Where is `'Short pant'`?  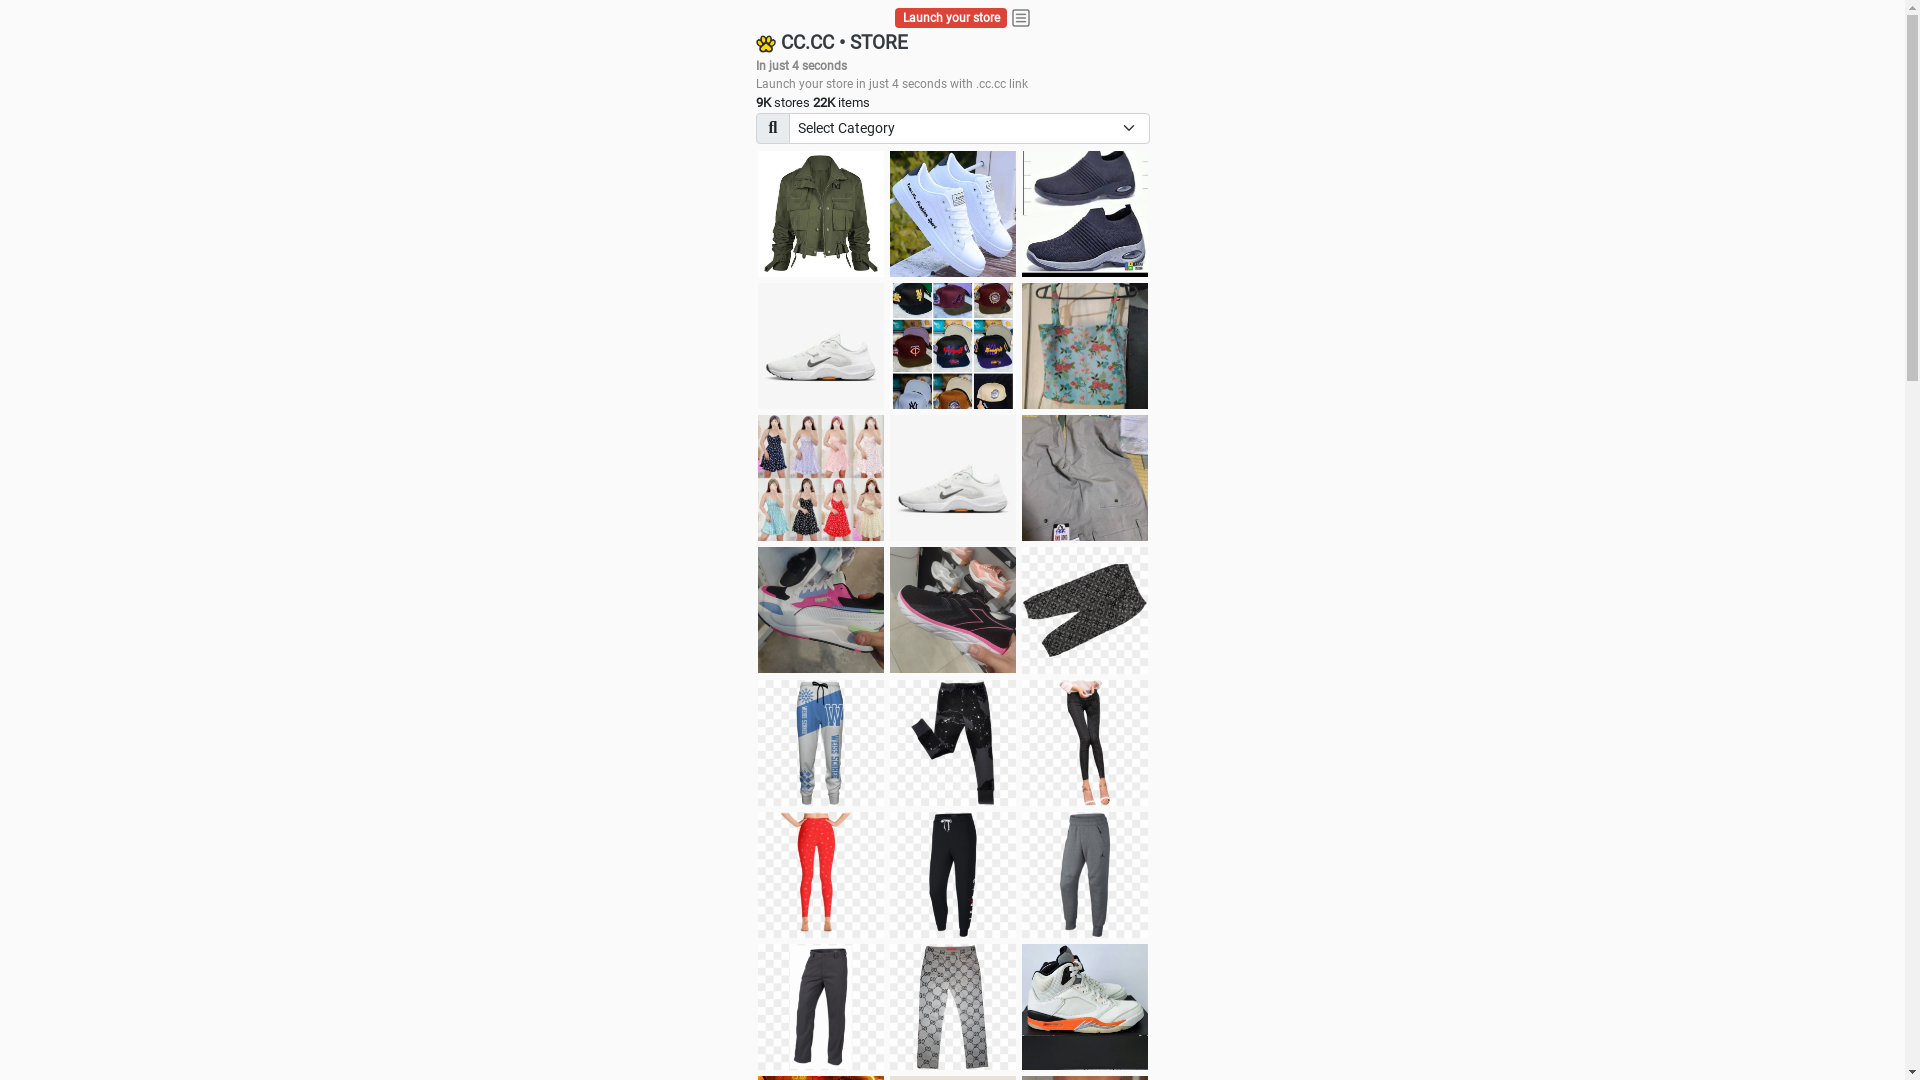 'Short pant' is located at coordinates (1083, 608).